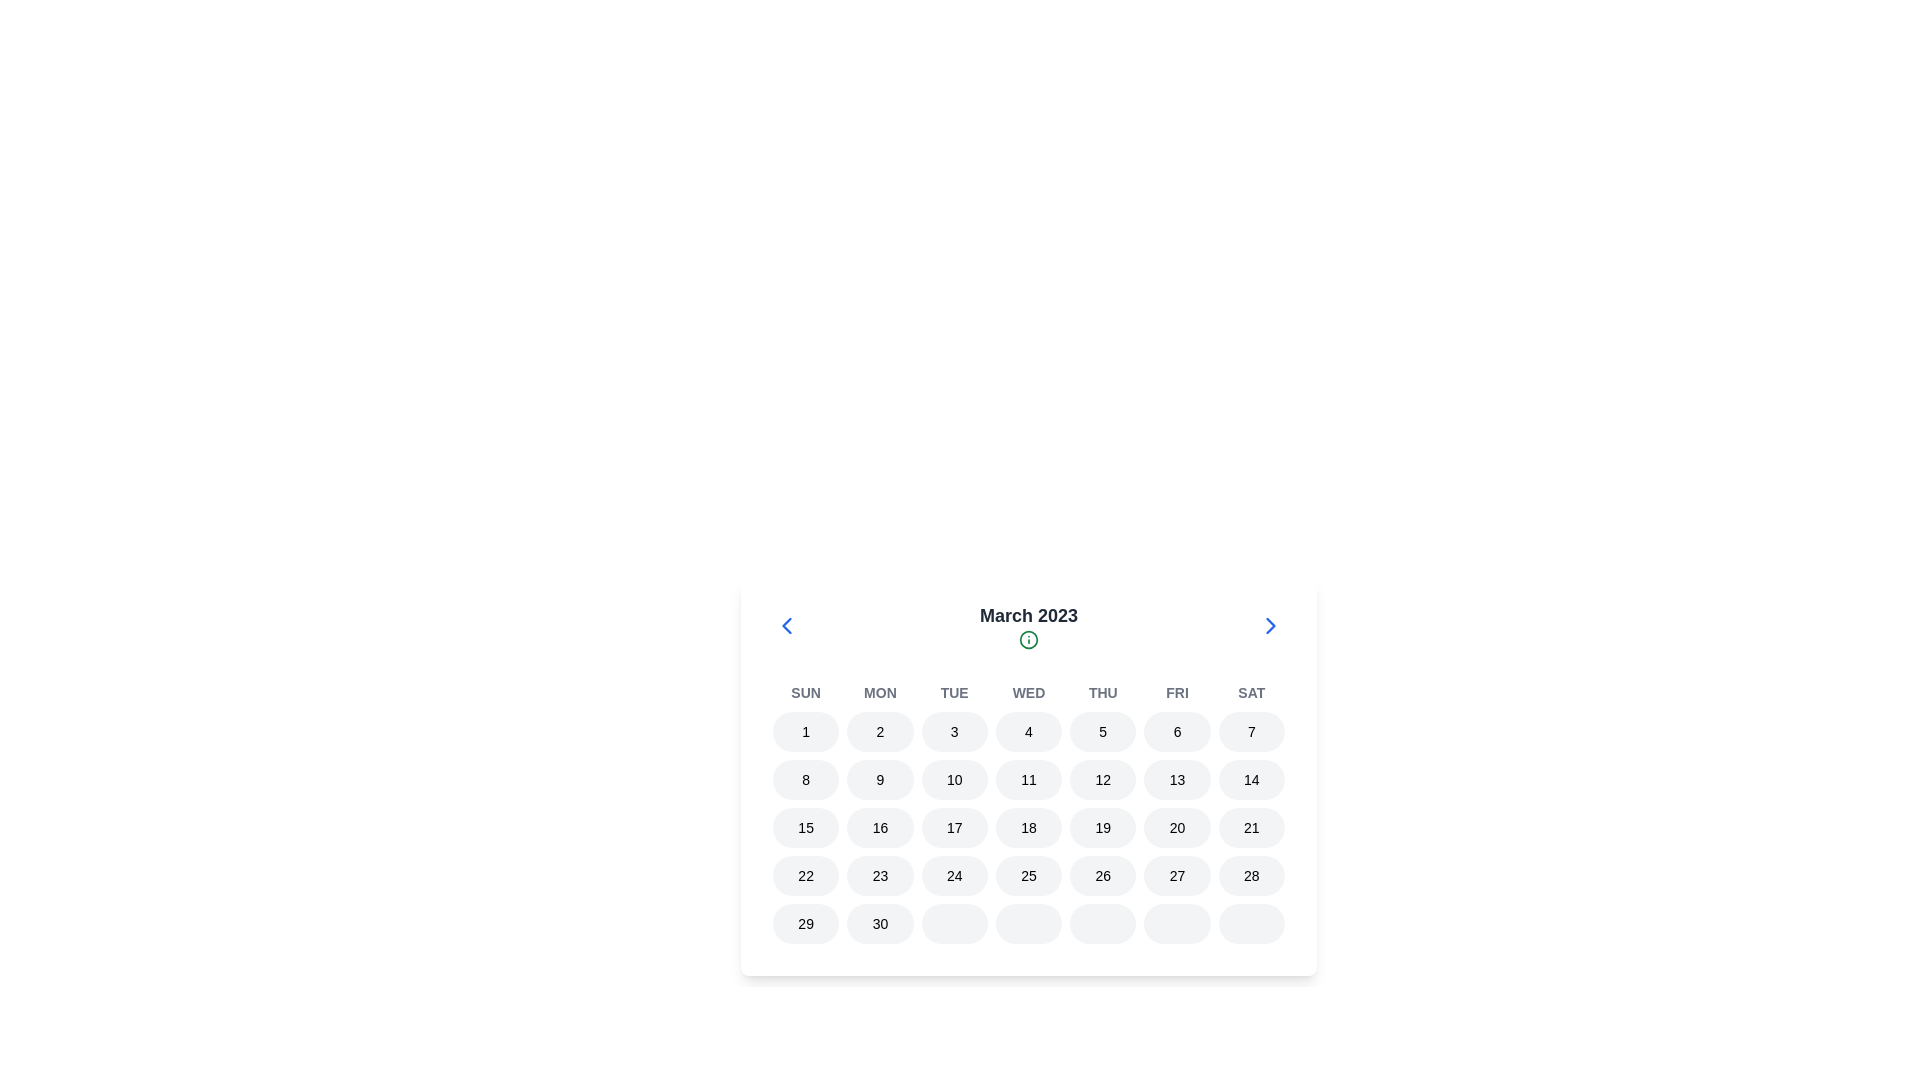 The height and width of the screenshot is (1080, 1920). Describe the element at coordinates (1028, 615) in the screenshot. I see `the title element that indicates the currently displayed month and year of the calendar view, located at the top center of the calendar interface` at that location.